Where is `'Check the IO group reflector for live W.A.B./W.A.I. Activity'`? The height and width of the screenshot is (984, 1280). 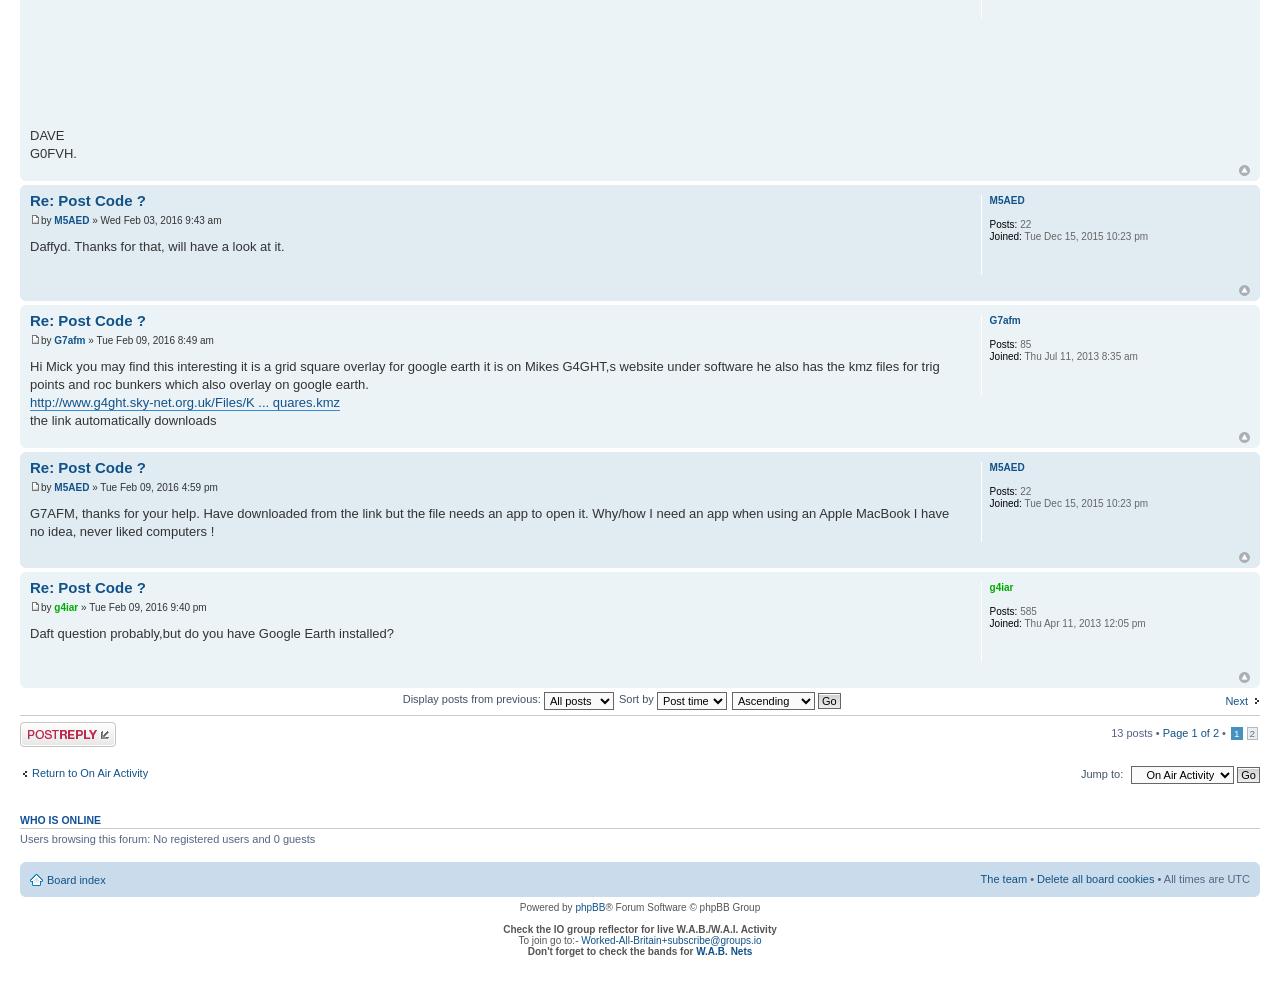 'Check the IO group reflector for live W.A.B./W.A.I. Activity' is located at coordinates (638, 929).